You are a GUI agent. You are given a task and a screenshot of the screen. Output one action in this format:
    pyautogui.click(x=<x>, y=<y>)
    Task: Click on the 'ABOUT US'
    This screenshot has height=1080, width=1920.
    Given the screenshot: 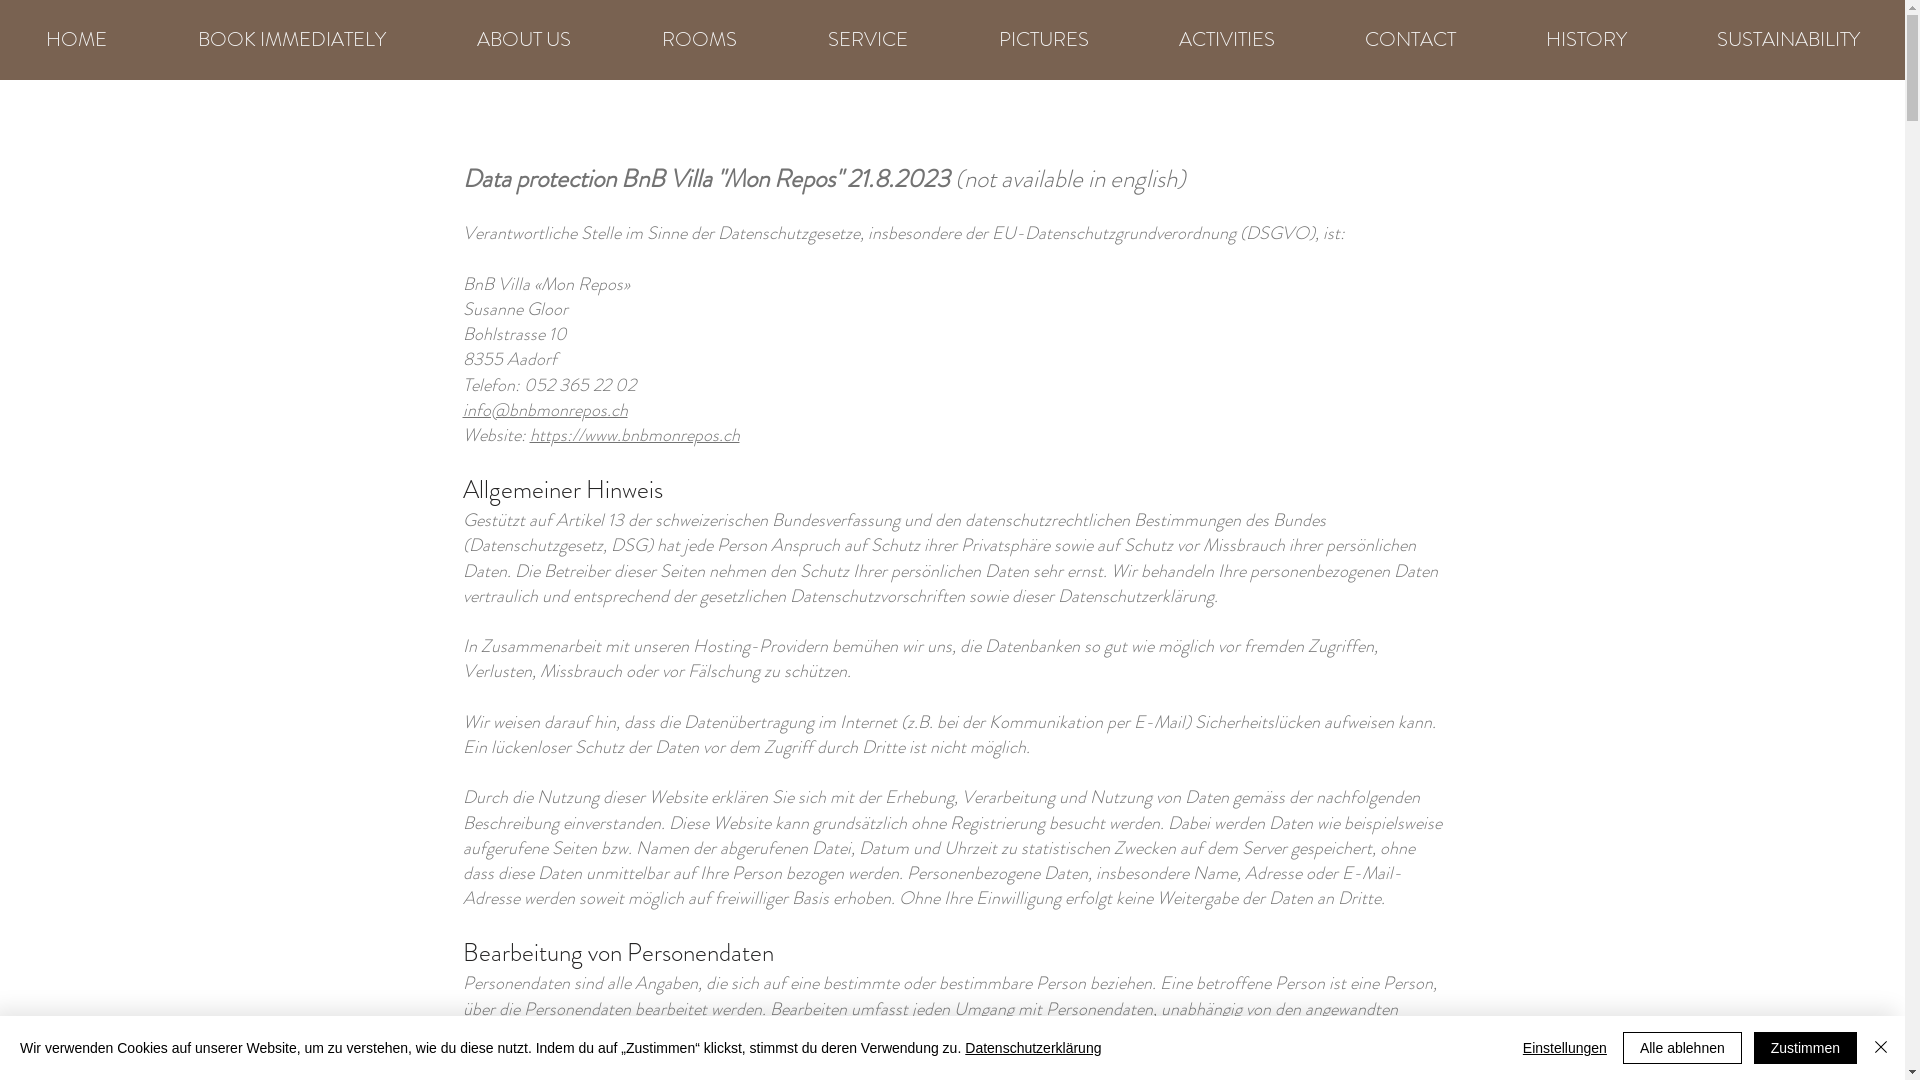 What is the action you would take?
    pyautogui.click(x=523, y=39)
    